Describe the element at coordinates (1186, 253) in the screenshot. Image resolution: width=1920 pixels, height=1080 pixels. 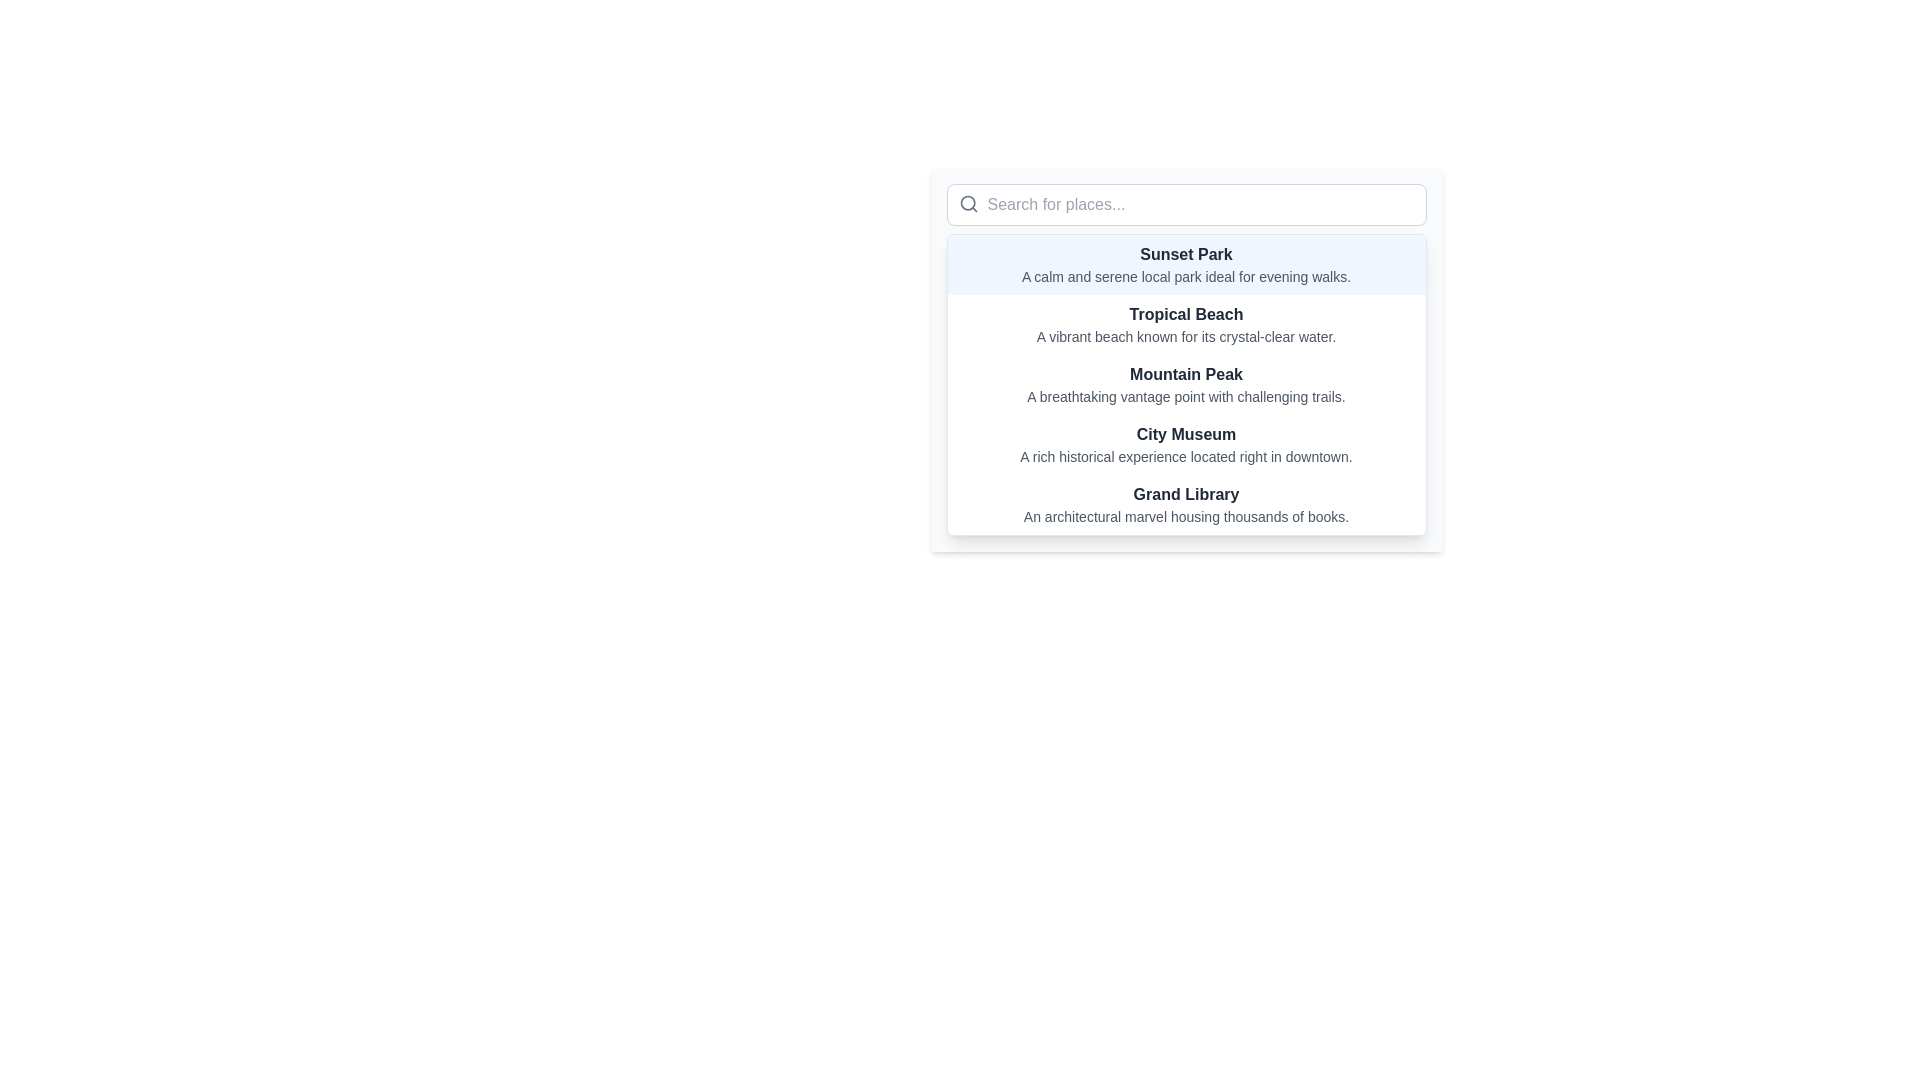
I see `the Text label displaying 'Sunset Park' in bold, black font on a light-blue background` at that location.